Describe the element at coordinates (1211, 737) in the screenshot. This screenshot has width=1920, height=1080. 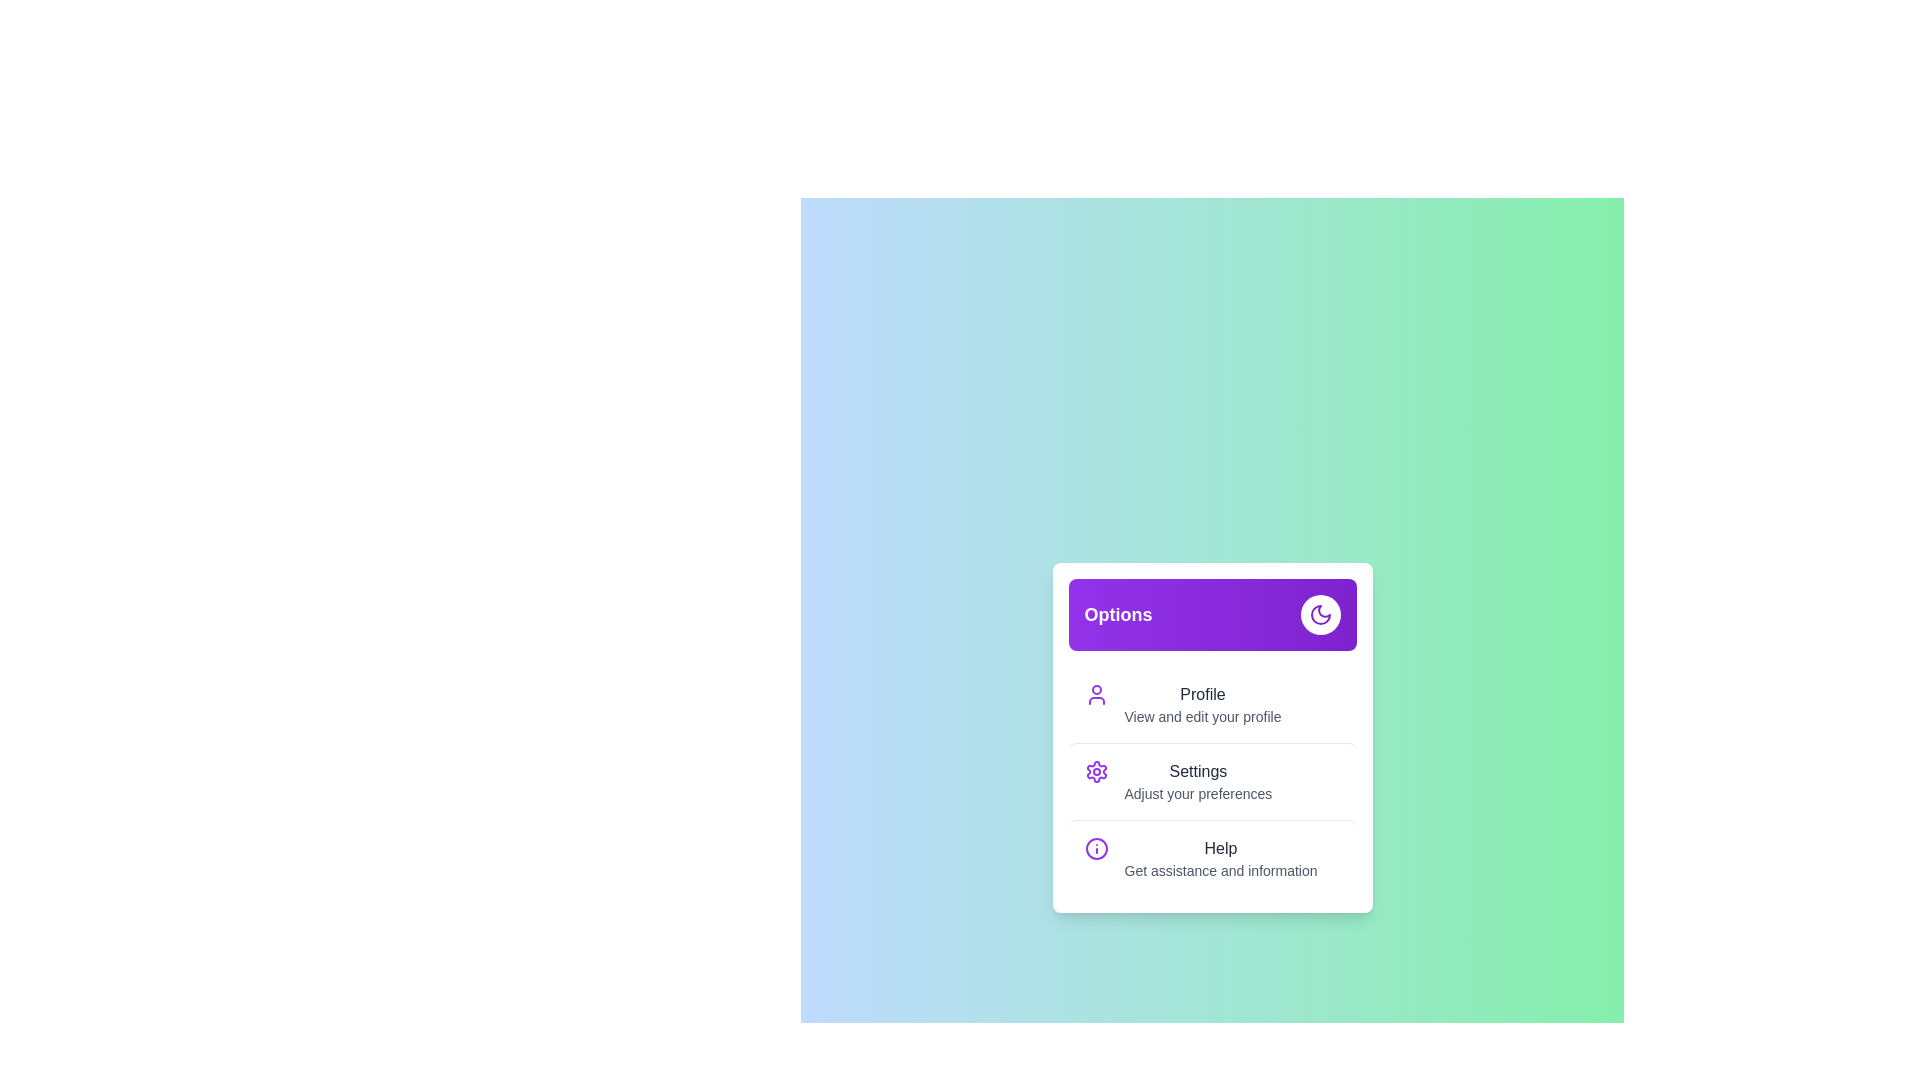
I see `the background to focus on the gradient` at that location.